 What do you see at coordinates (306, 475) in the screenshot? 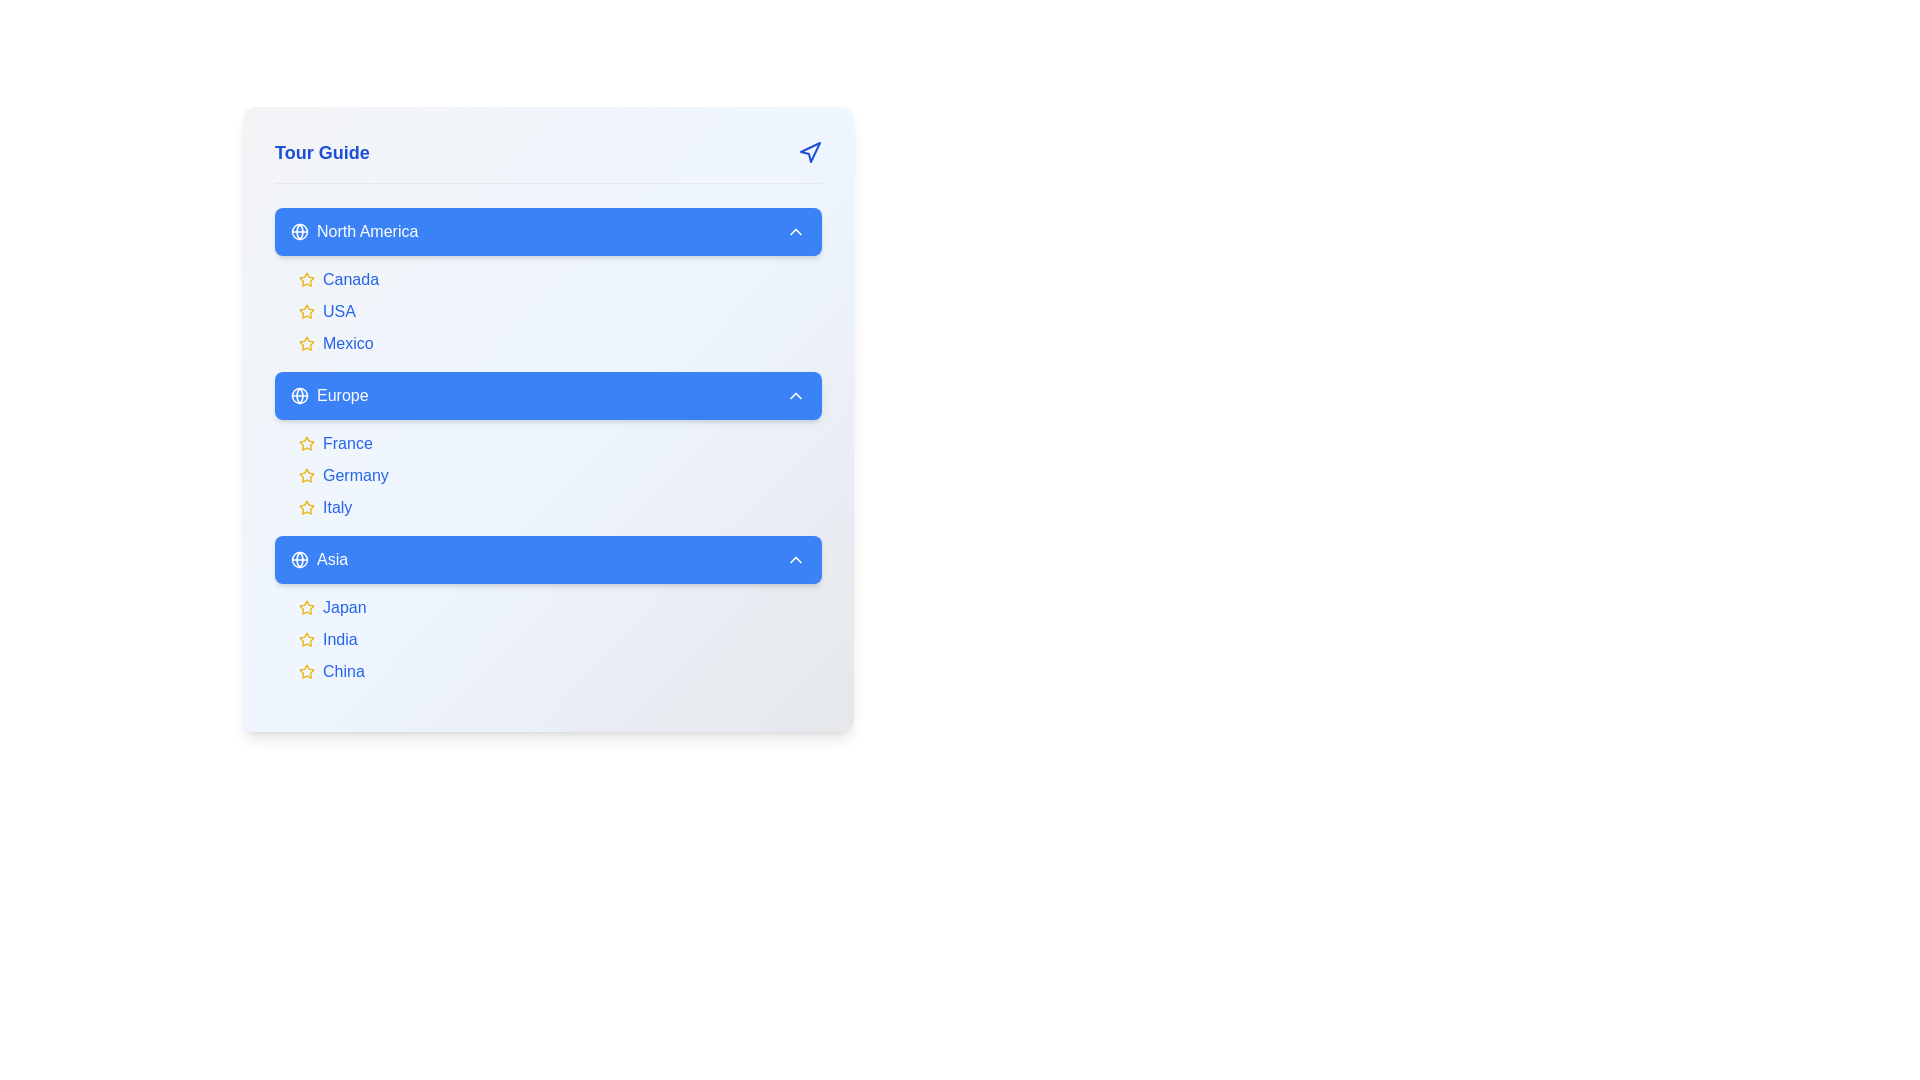
I see `the second star-shaped icon with a yellow outline` at bounding box center [306, 475].